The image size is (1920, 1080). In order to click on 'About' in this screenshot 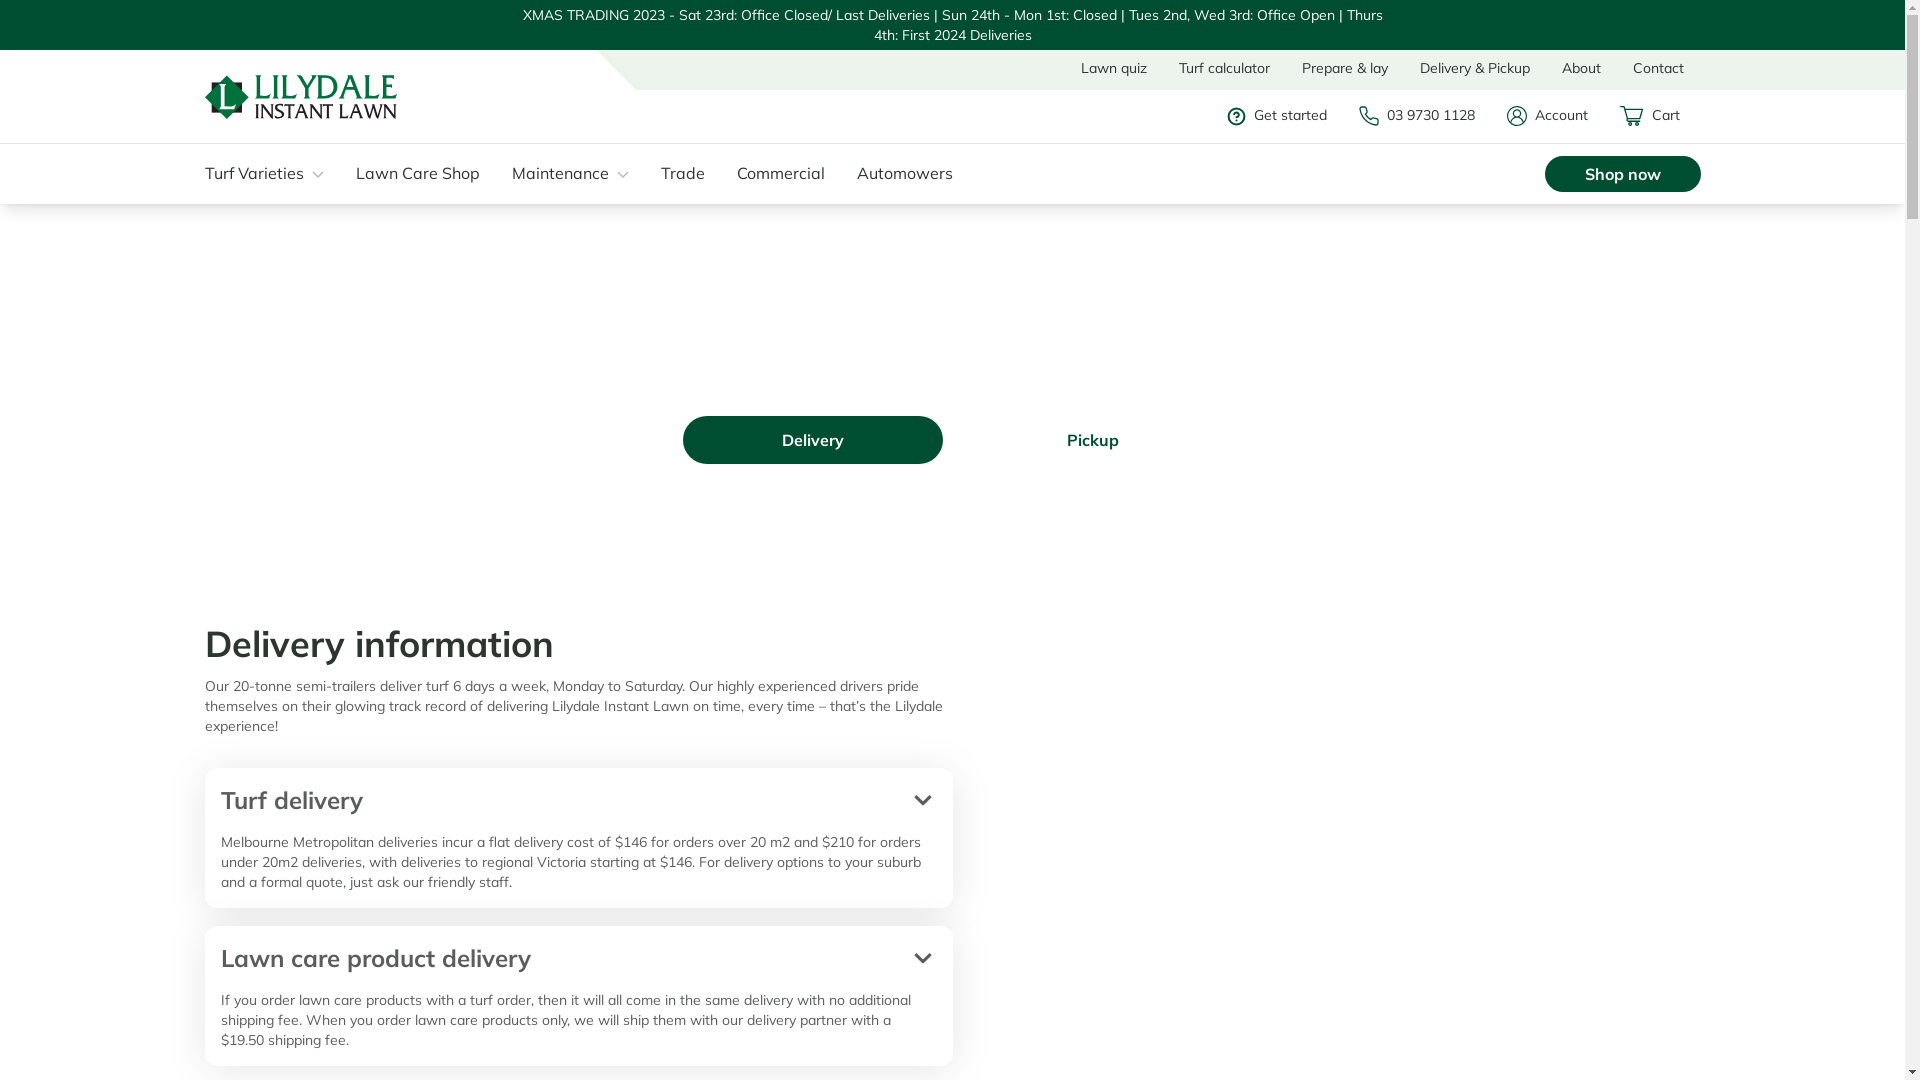, I will do `click(1580, 67)`.